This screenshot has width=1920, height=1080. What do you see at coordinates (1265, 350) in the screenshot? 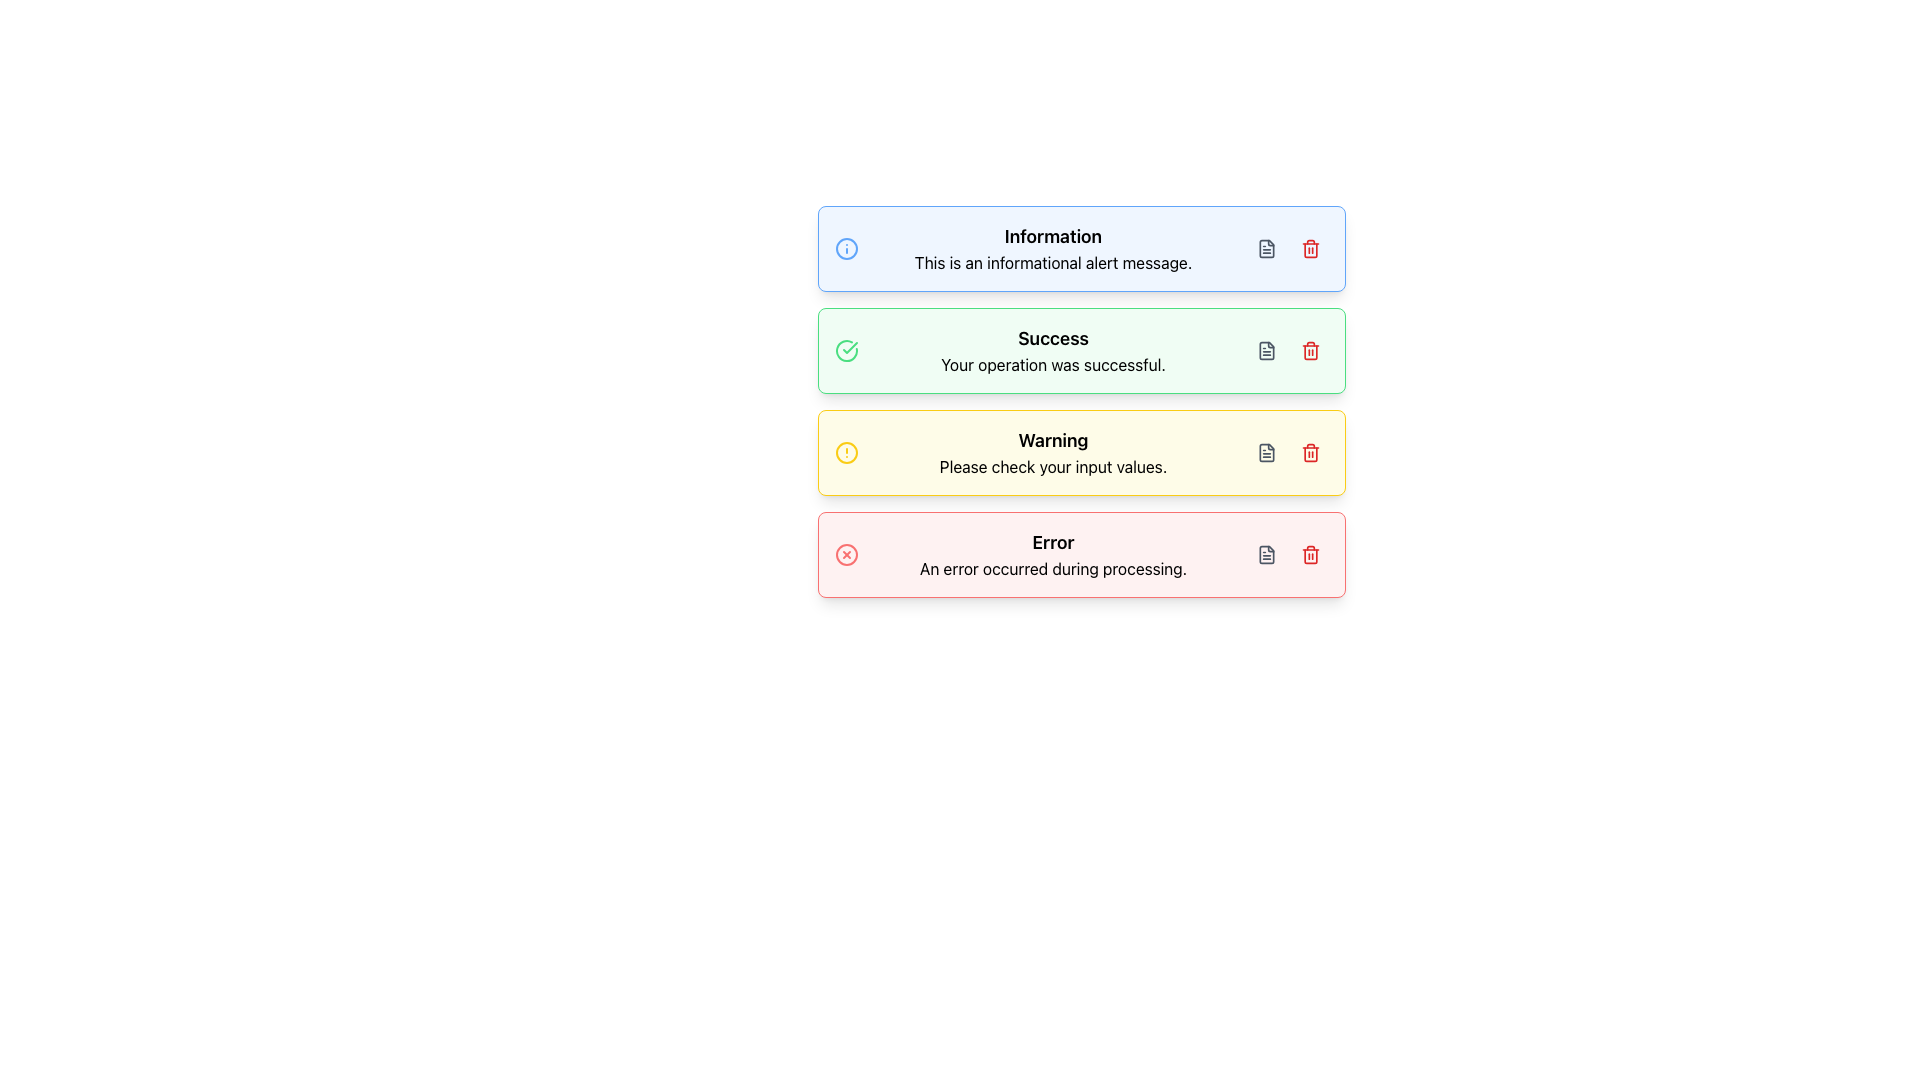
I see `the Icon button in the second notification box labeled 'Success'` at bounding box center [1265, 350].